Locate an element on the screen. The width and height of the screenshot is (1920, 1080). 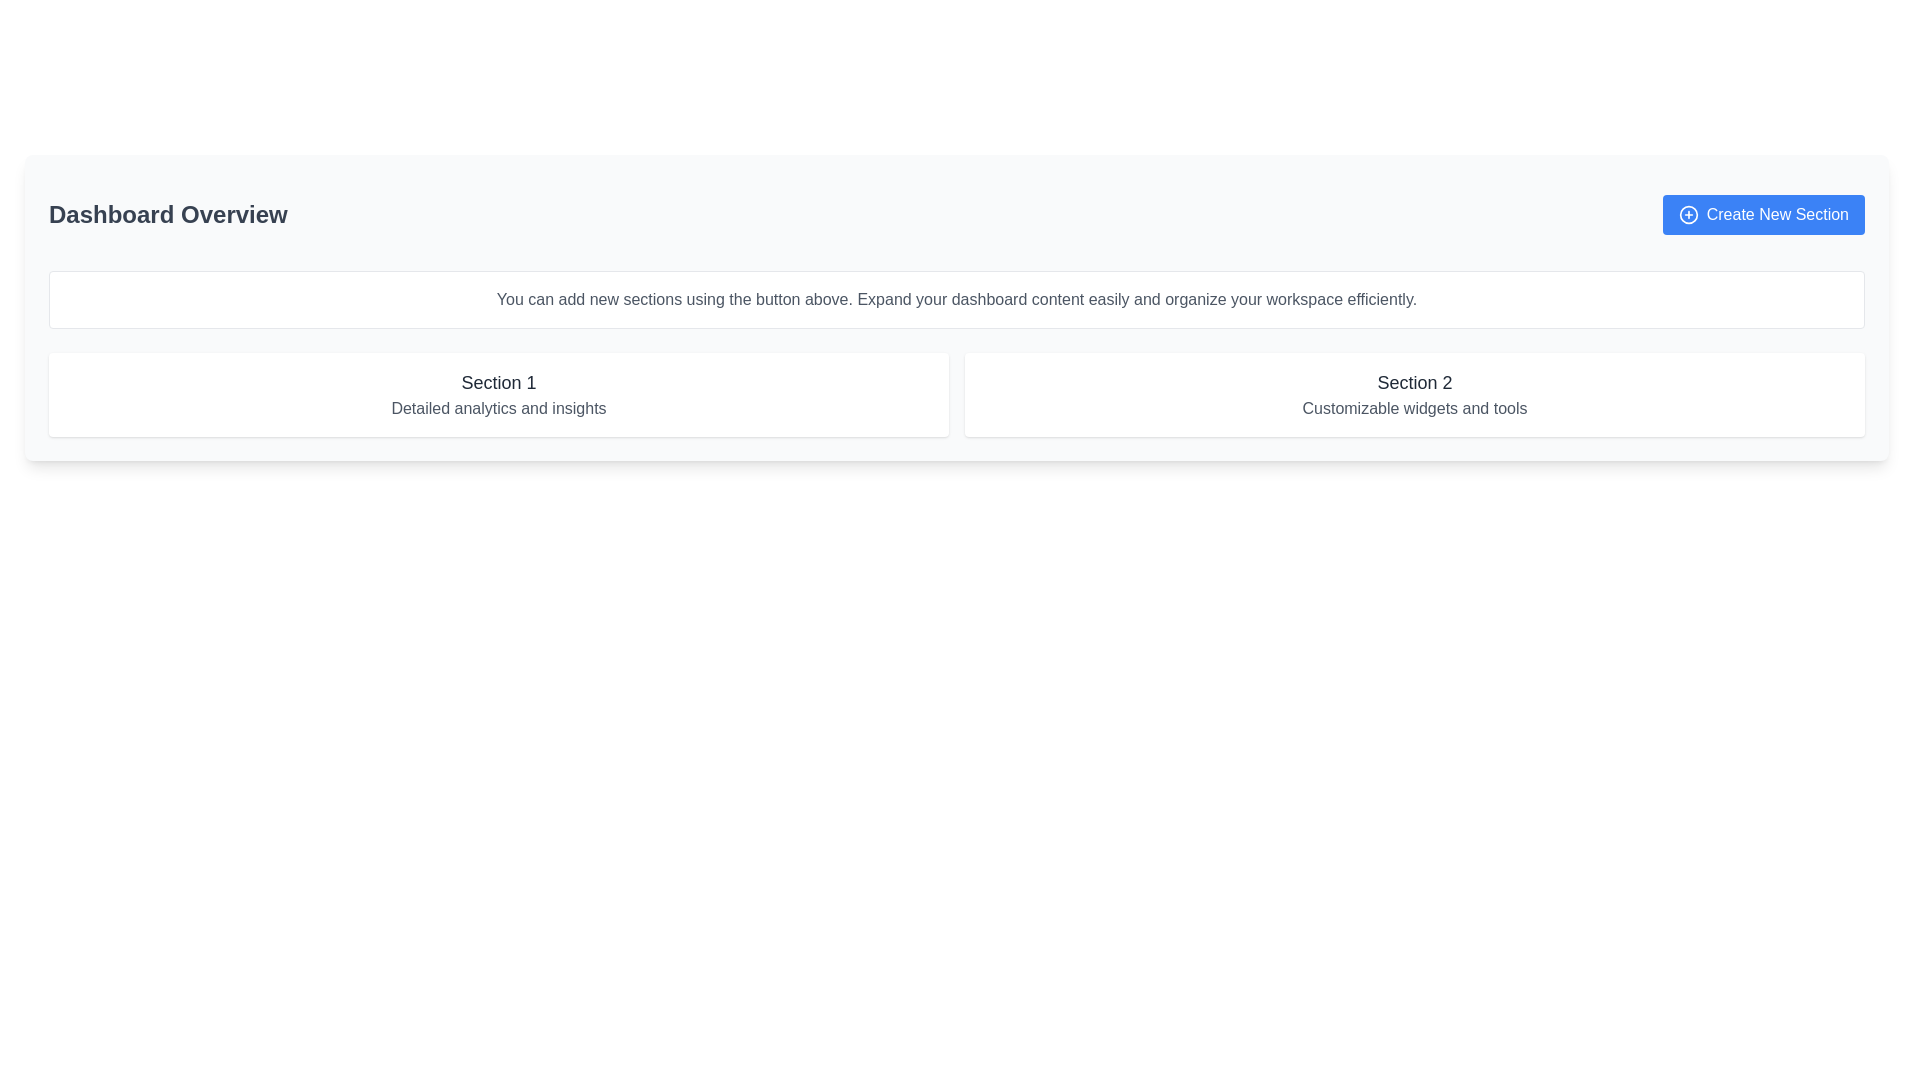
the icon located on the left side of the 'Create New Section' button is located at coordinates (1687, 215).